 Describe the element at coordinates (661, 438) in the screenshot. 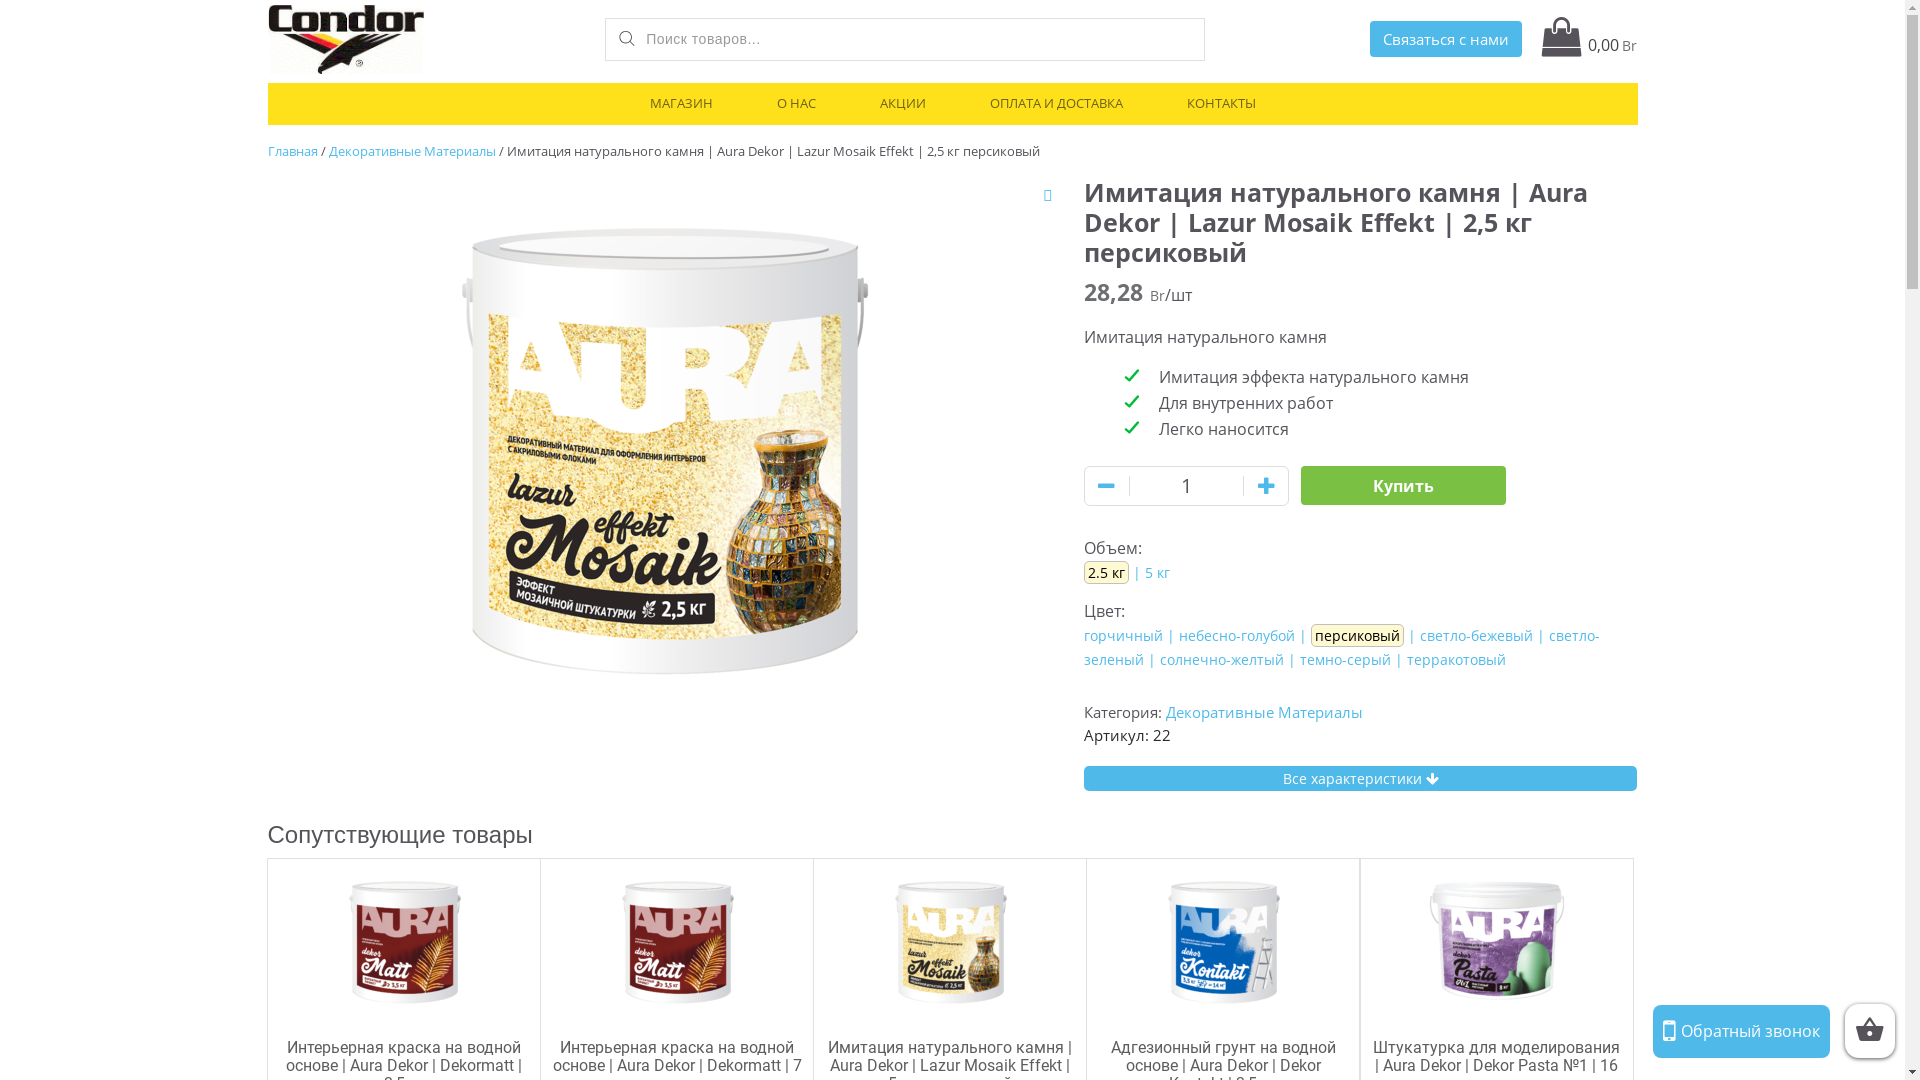

I see `'aura_lazur_mosaik_effekt_model'` at that location.